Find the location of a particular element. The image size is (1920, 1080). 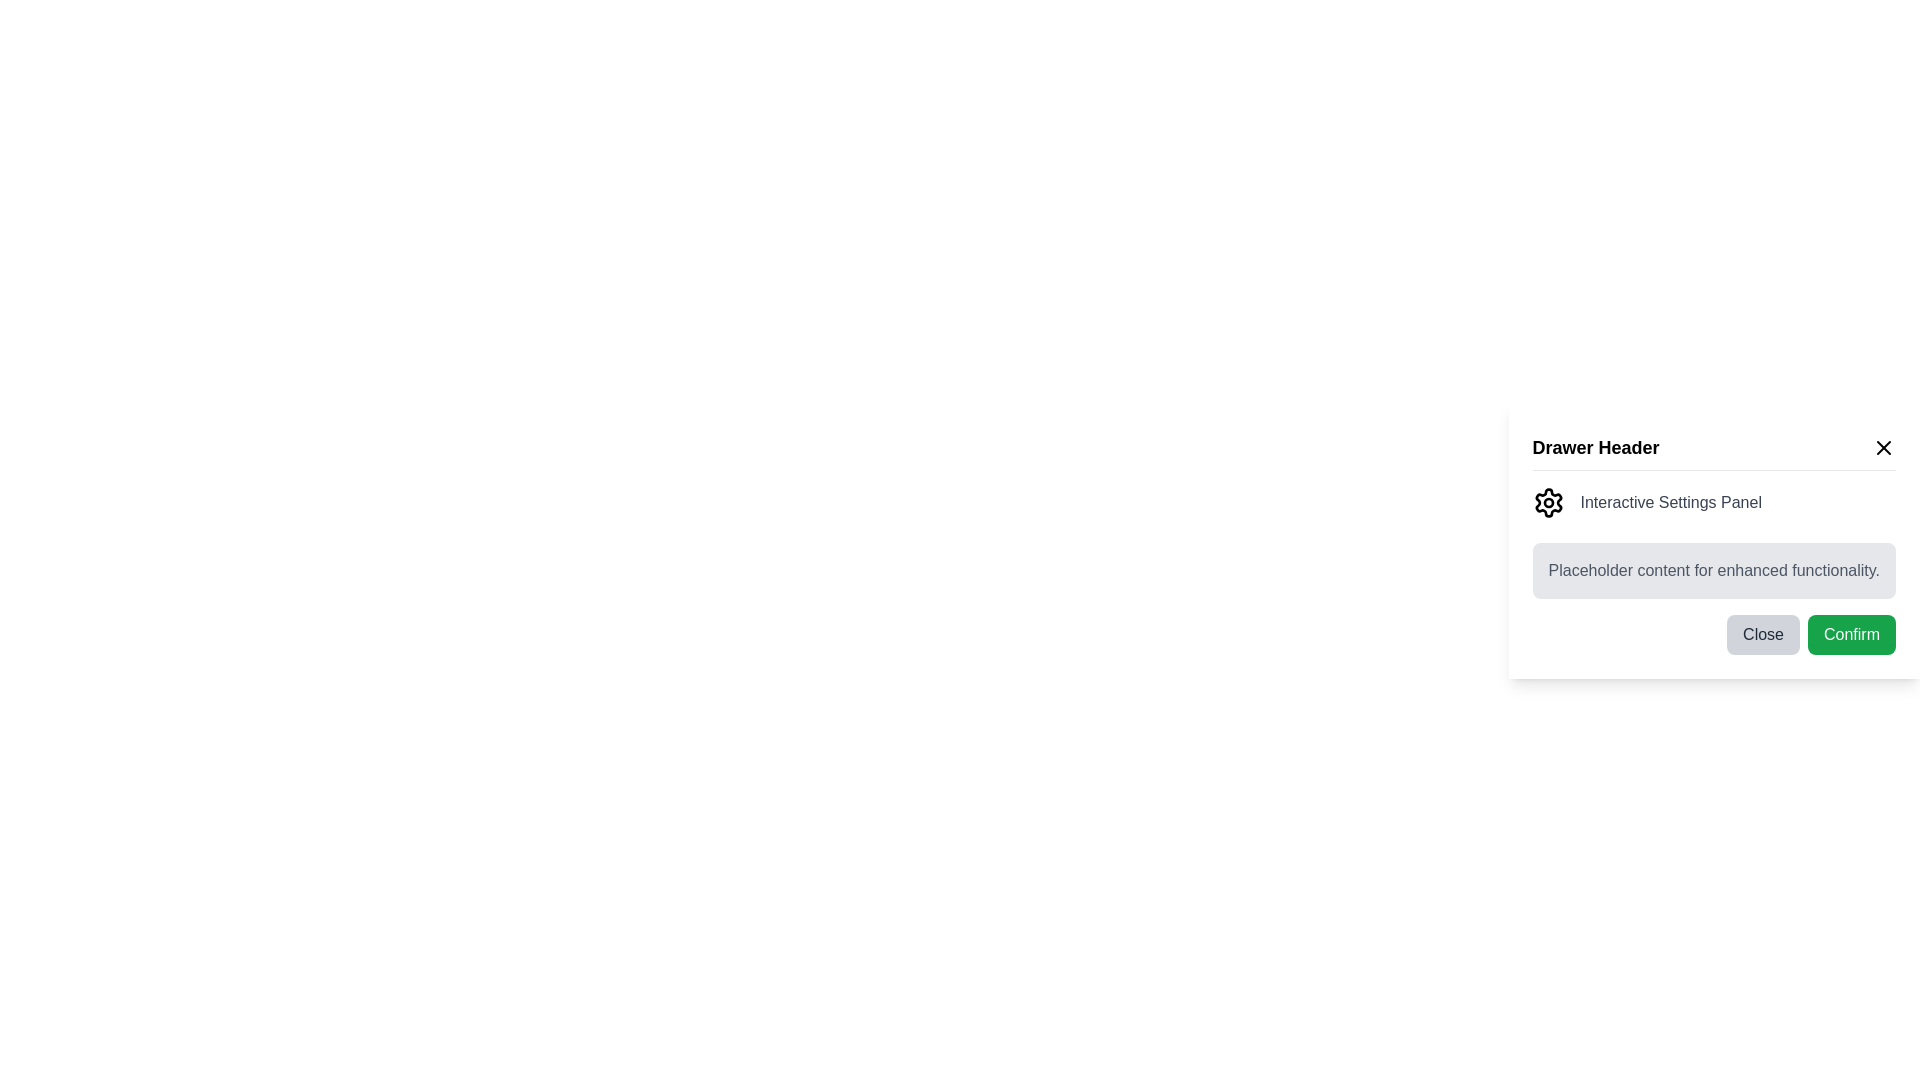

the circular close button with a bold 'X' icon located in the top-right corner of the 'Drawer Header' is located at coordinates (1882, 446).